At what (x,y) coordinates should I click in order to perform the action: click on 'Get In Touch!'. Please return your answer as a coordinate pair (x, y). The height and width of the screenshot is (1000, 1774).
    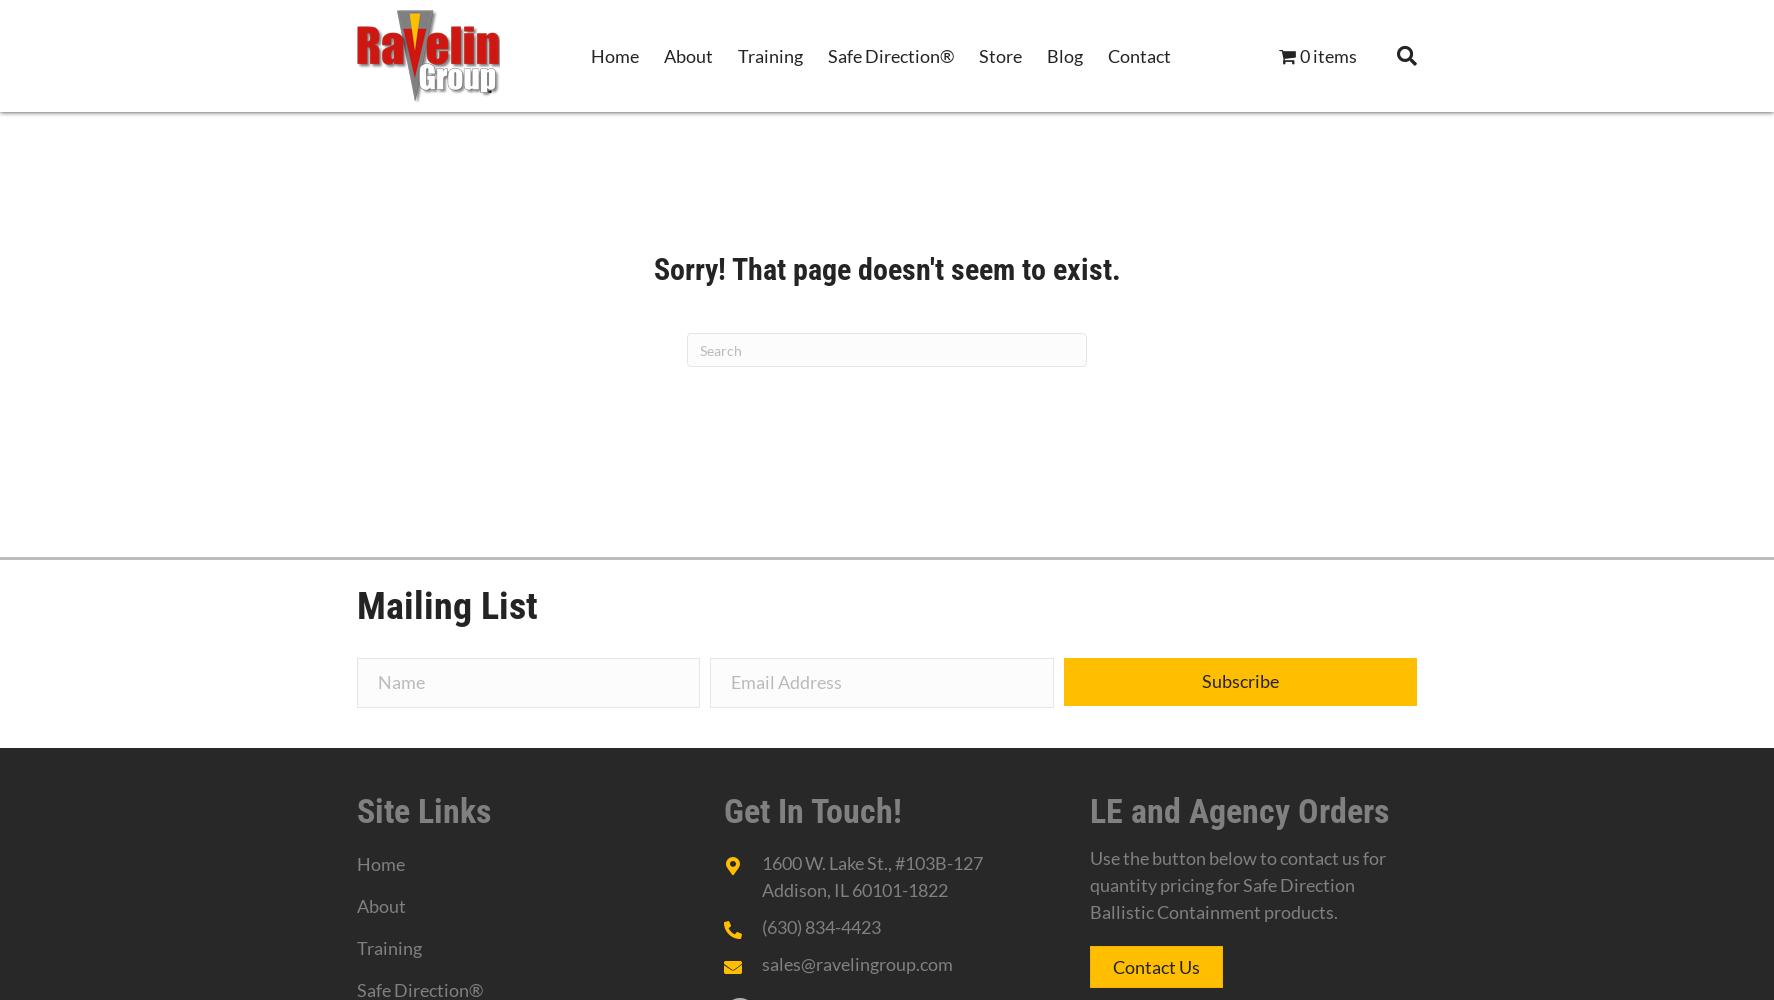
    Looking at the image, I should click on (811, 810).